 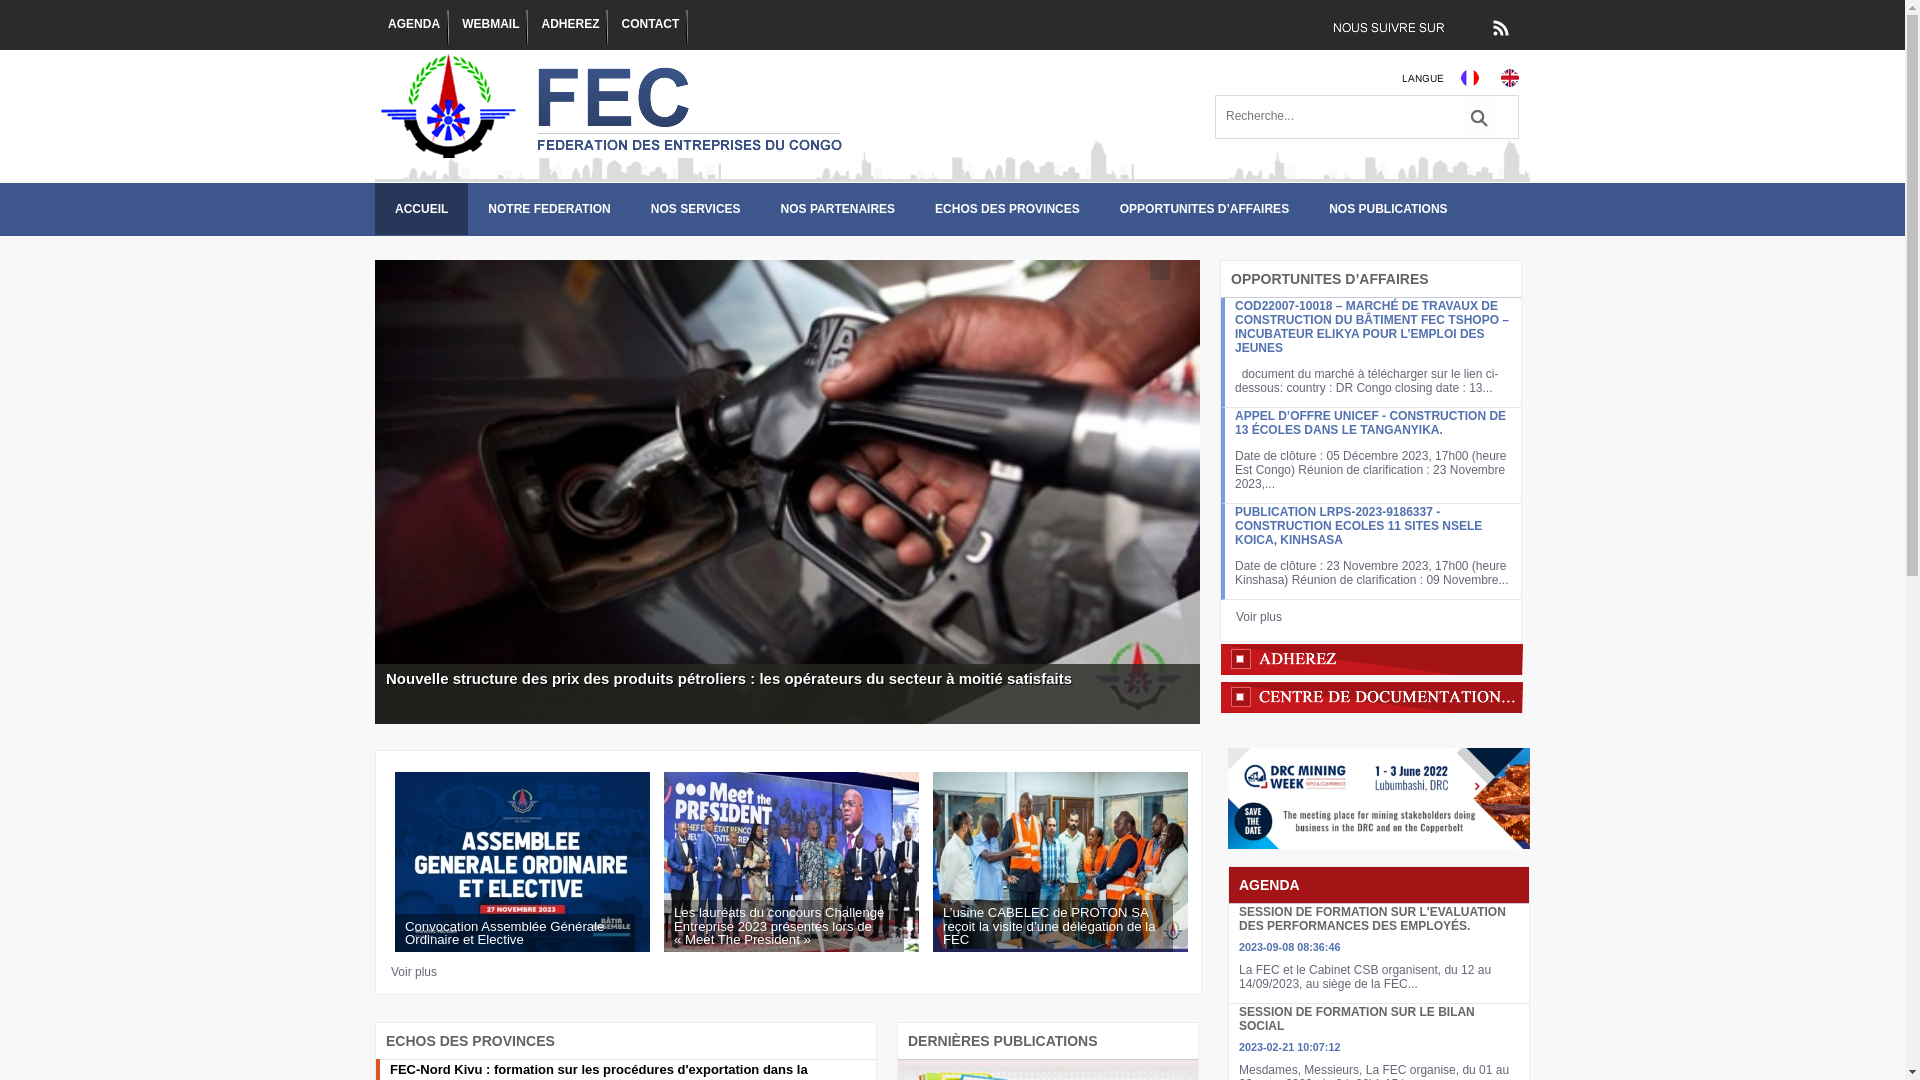 I want to click on 'RSS', so click(x=1499, y=27).